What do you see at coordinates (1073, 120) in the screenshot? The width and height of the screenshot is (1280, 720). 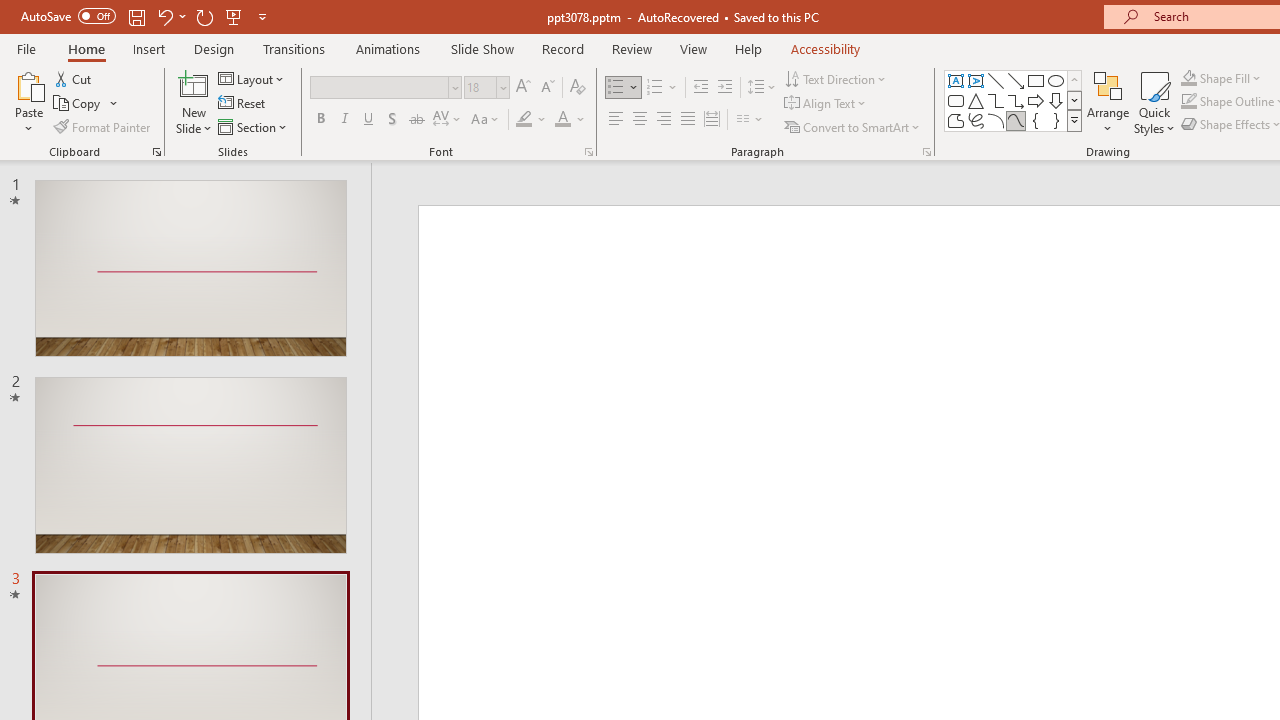 I see `'Shapes'` at bounding box center [1073, 120].